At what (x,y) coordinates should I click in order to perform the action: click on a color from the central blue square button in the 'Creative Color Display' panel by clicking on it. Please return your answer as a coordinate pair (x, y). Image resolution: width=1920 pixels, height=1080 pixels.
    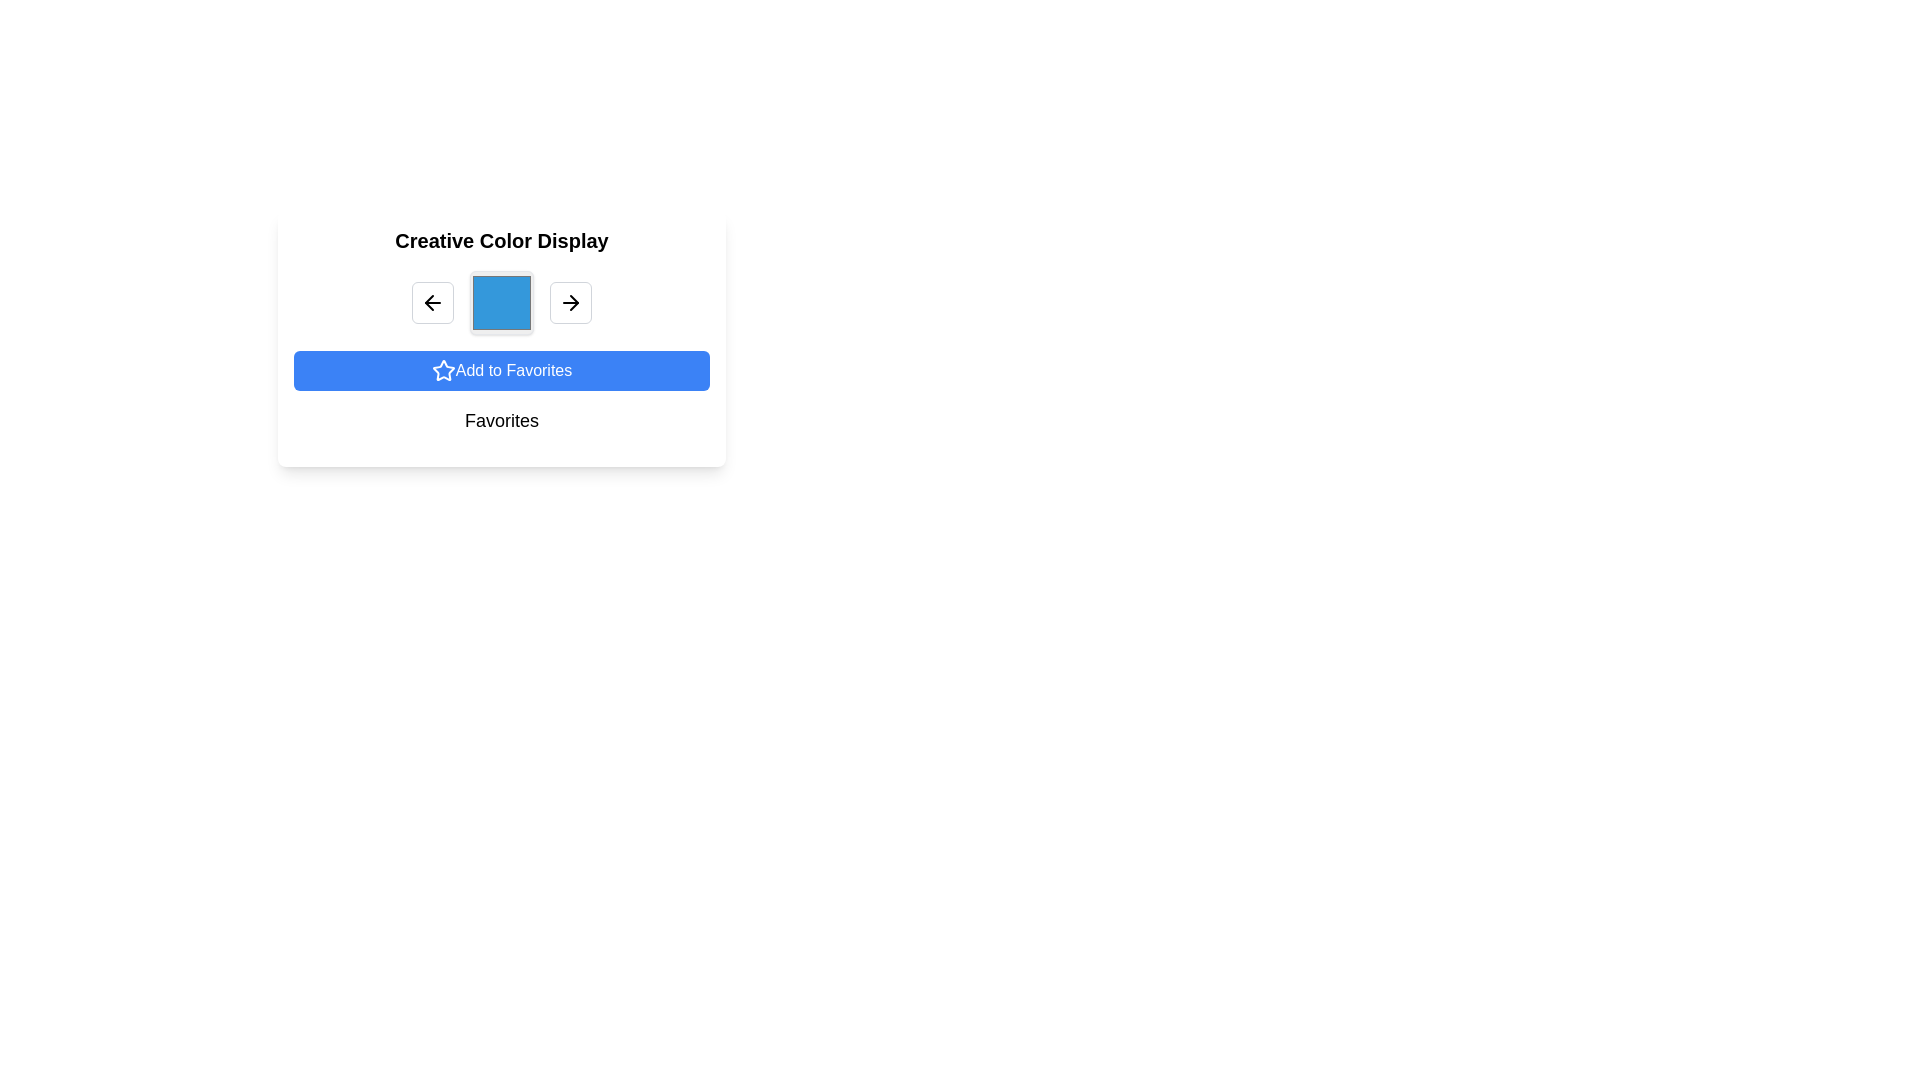
    Looking at the image, I should click on (502, 303).